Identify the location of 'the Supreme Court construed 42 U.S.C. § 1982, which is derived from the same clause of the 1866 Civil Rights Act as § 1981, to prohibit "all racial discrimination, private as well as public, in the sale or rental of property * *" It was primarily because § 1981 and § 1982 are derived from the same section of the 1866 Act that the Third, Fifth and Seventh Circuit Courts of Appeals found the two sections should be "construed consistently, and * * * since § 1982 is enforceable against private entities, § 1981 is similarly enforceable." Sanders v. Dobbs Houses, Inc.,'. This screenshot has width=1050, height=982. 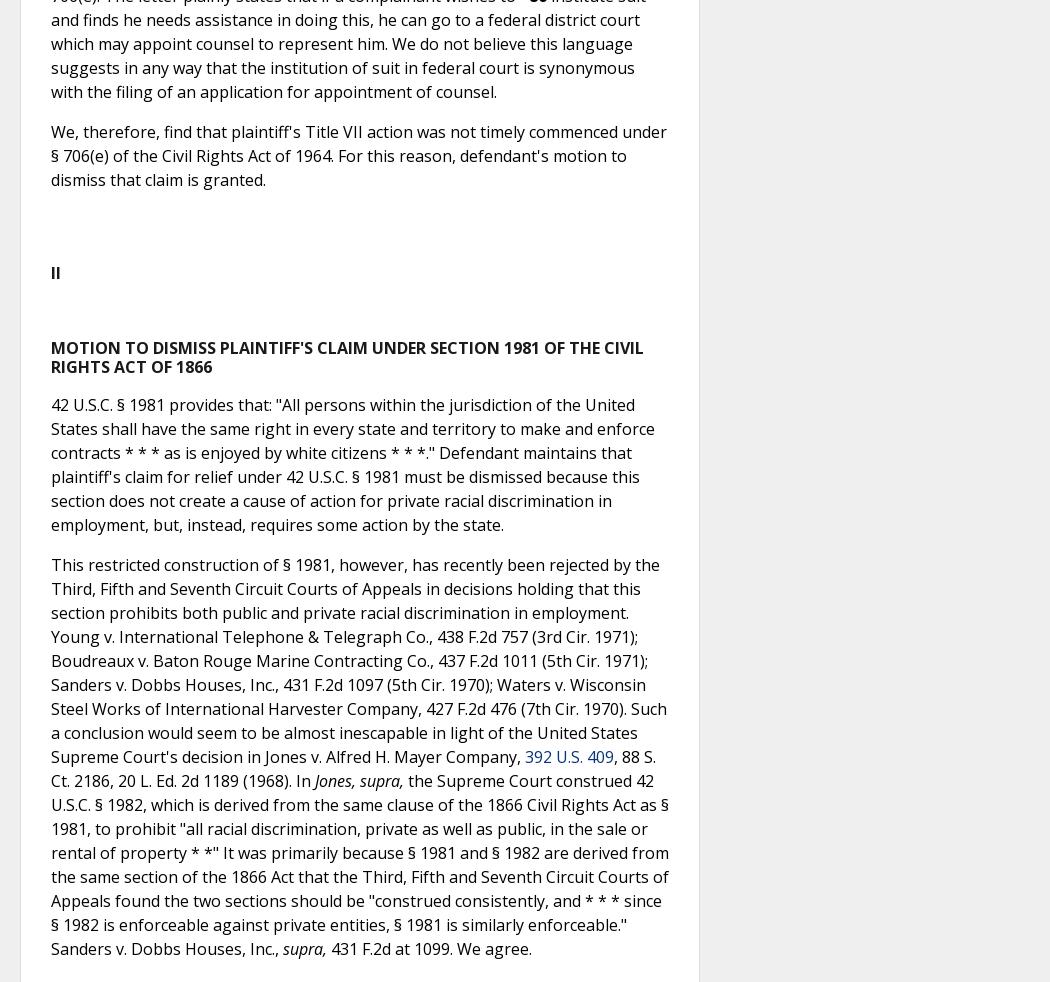
(359, 865).